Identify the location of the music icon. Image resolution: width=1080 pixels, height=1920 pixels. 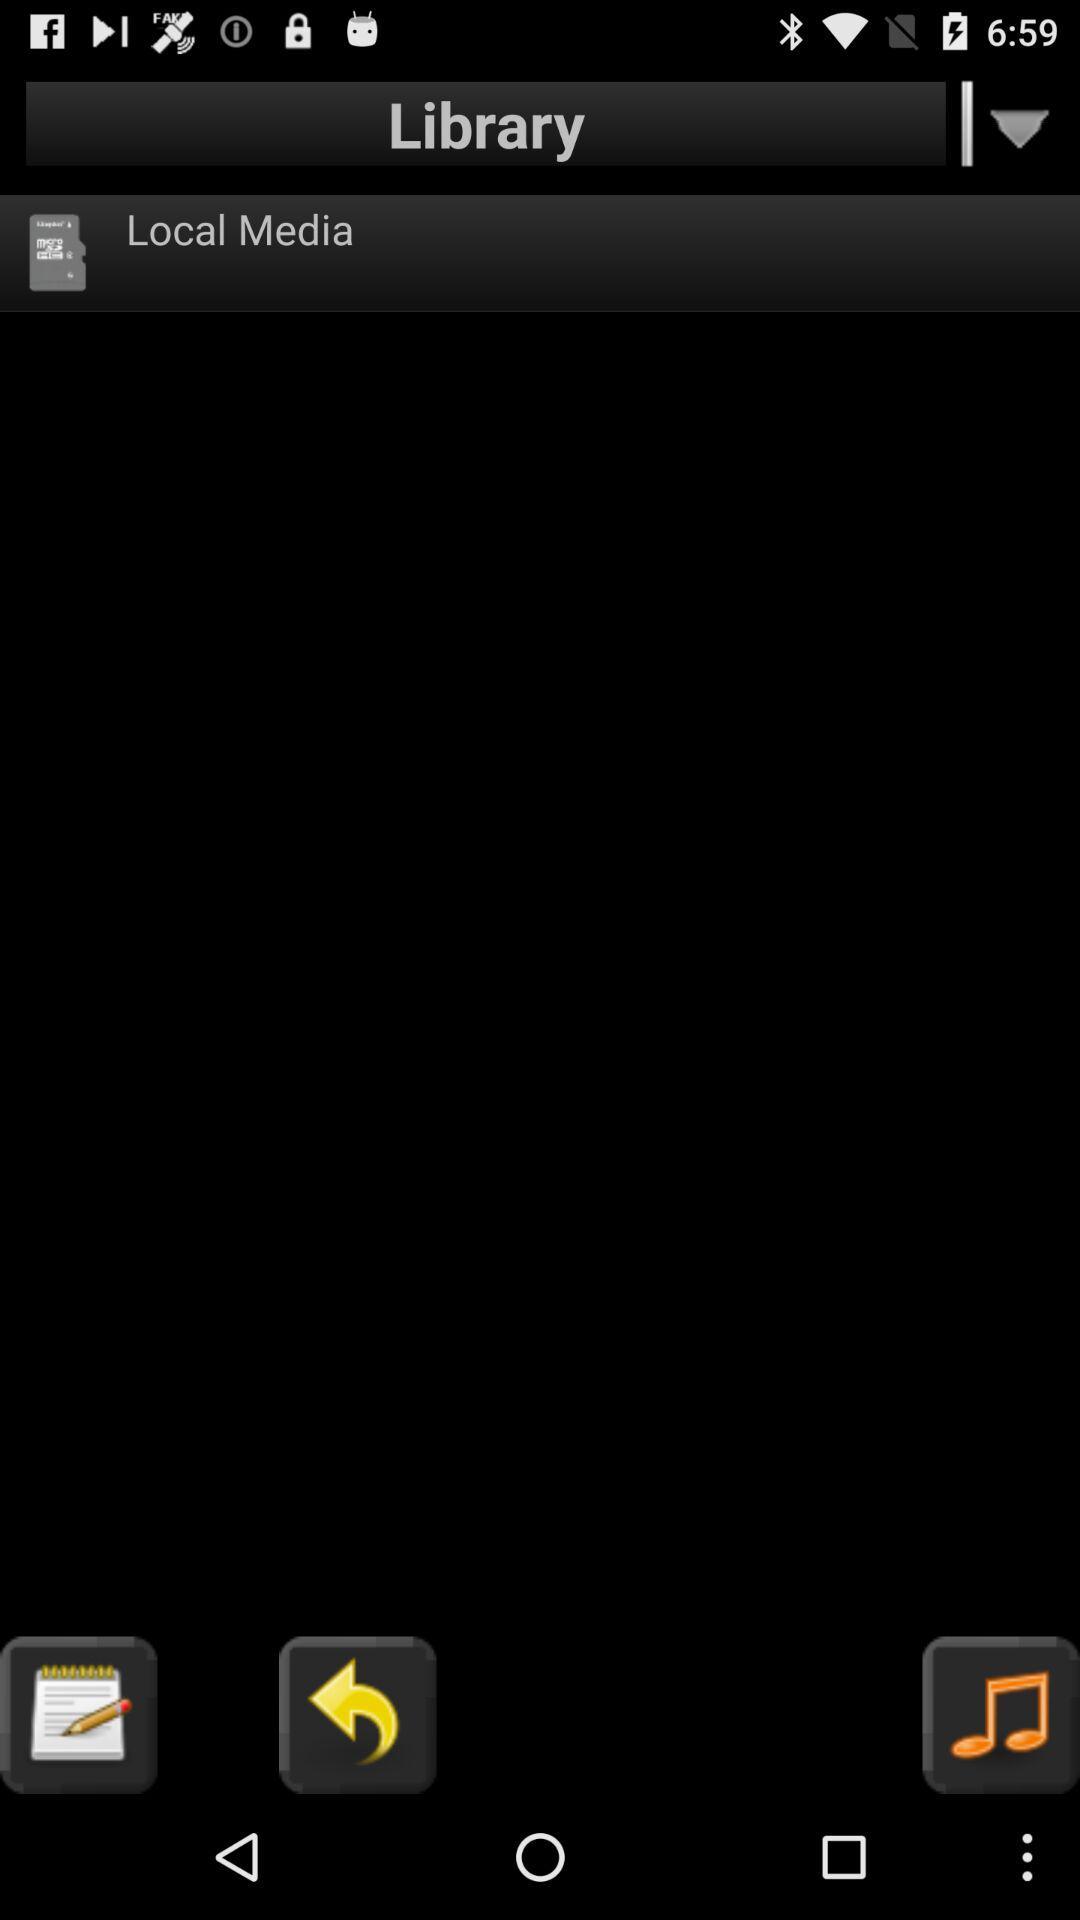
(1001, 1835).